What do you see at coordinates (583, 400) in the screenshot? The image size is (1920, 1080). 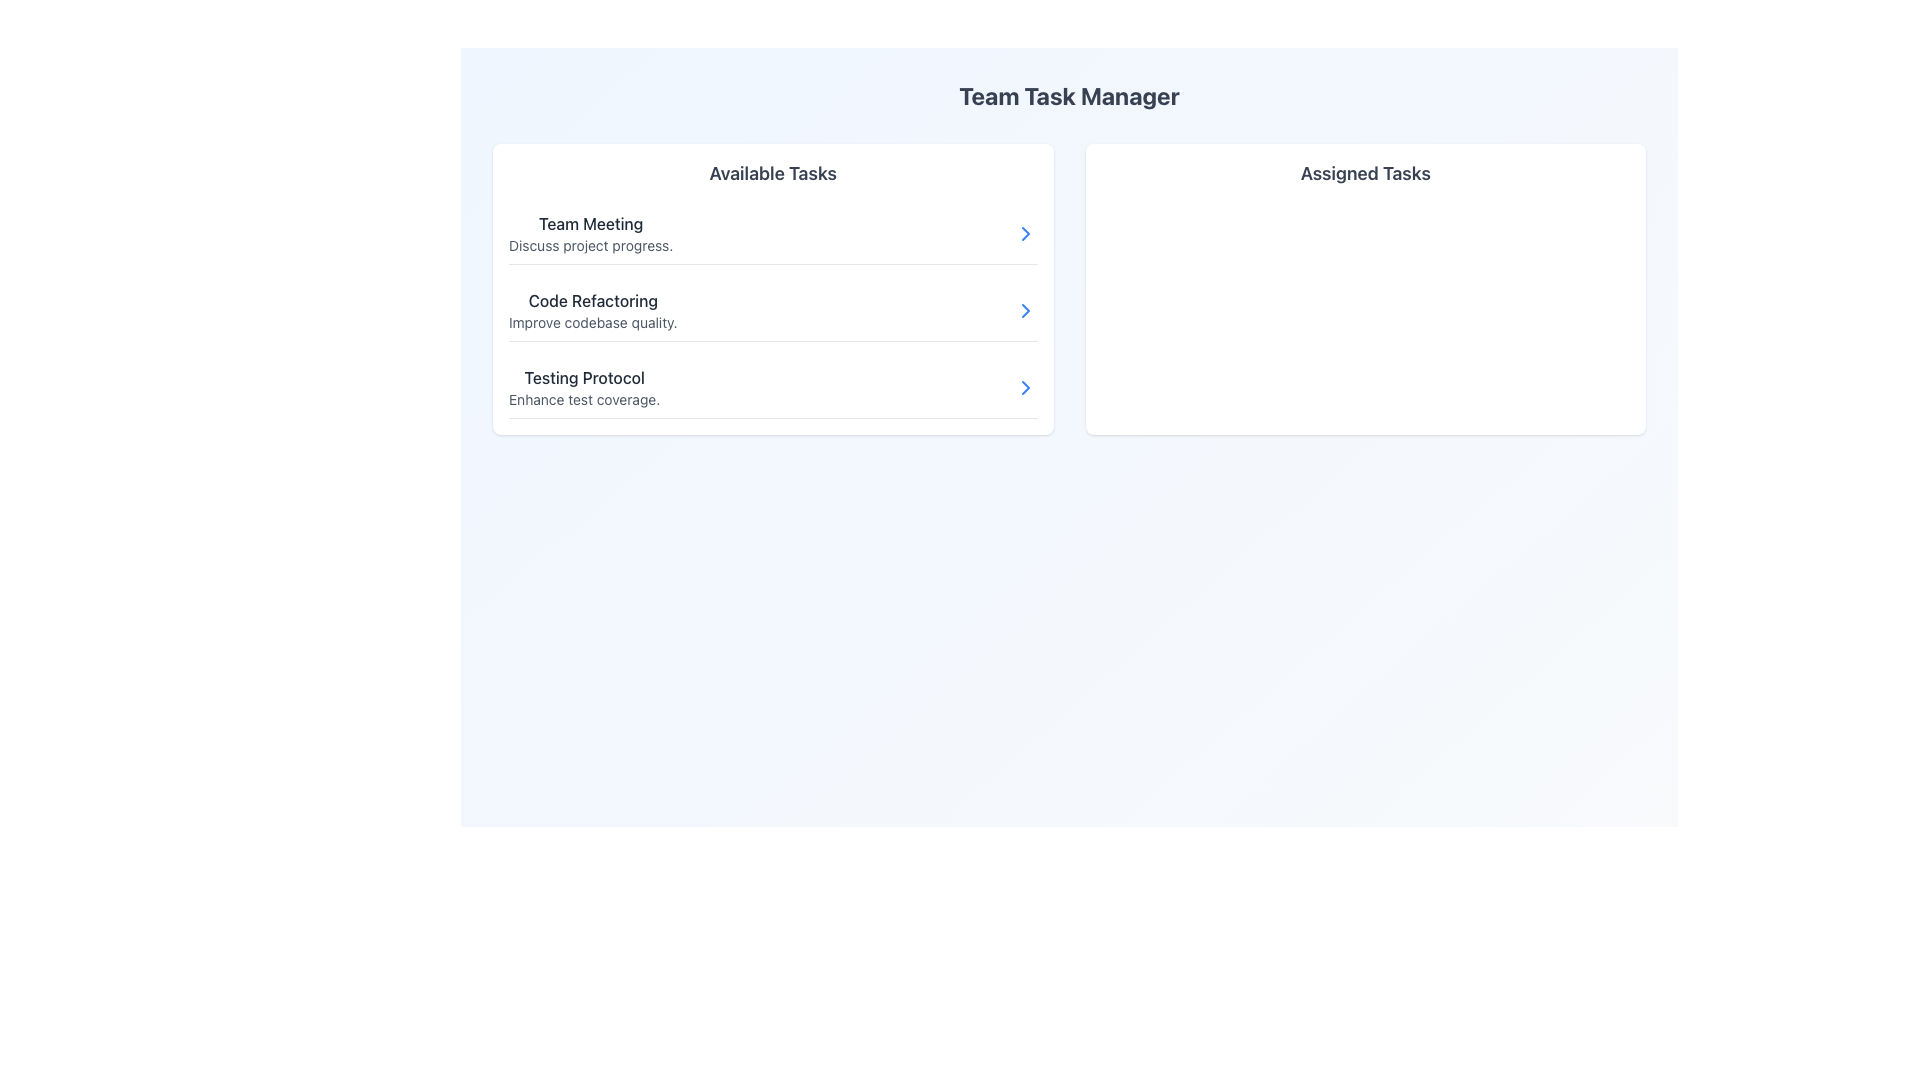 I see `text label displaying 'Enhance test coverage.' which is located beneath the bolded text 'Testing Protocol' in the 'Available Tasks' section` at bounding box center [583, 400].